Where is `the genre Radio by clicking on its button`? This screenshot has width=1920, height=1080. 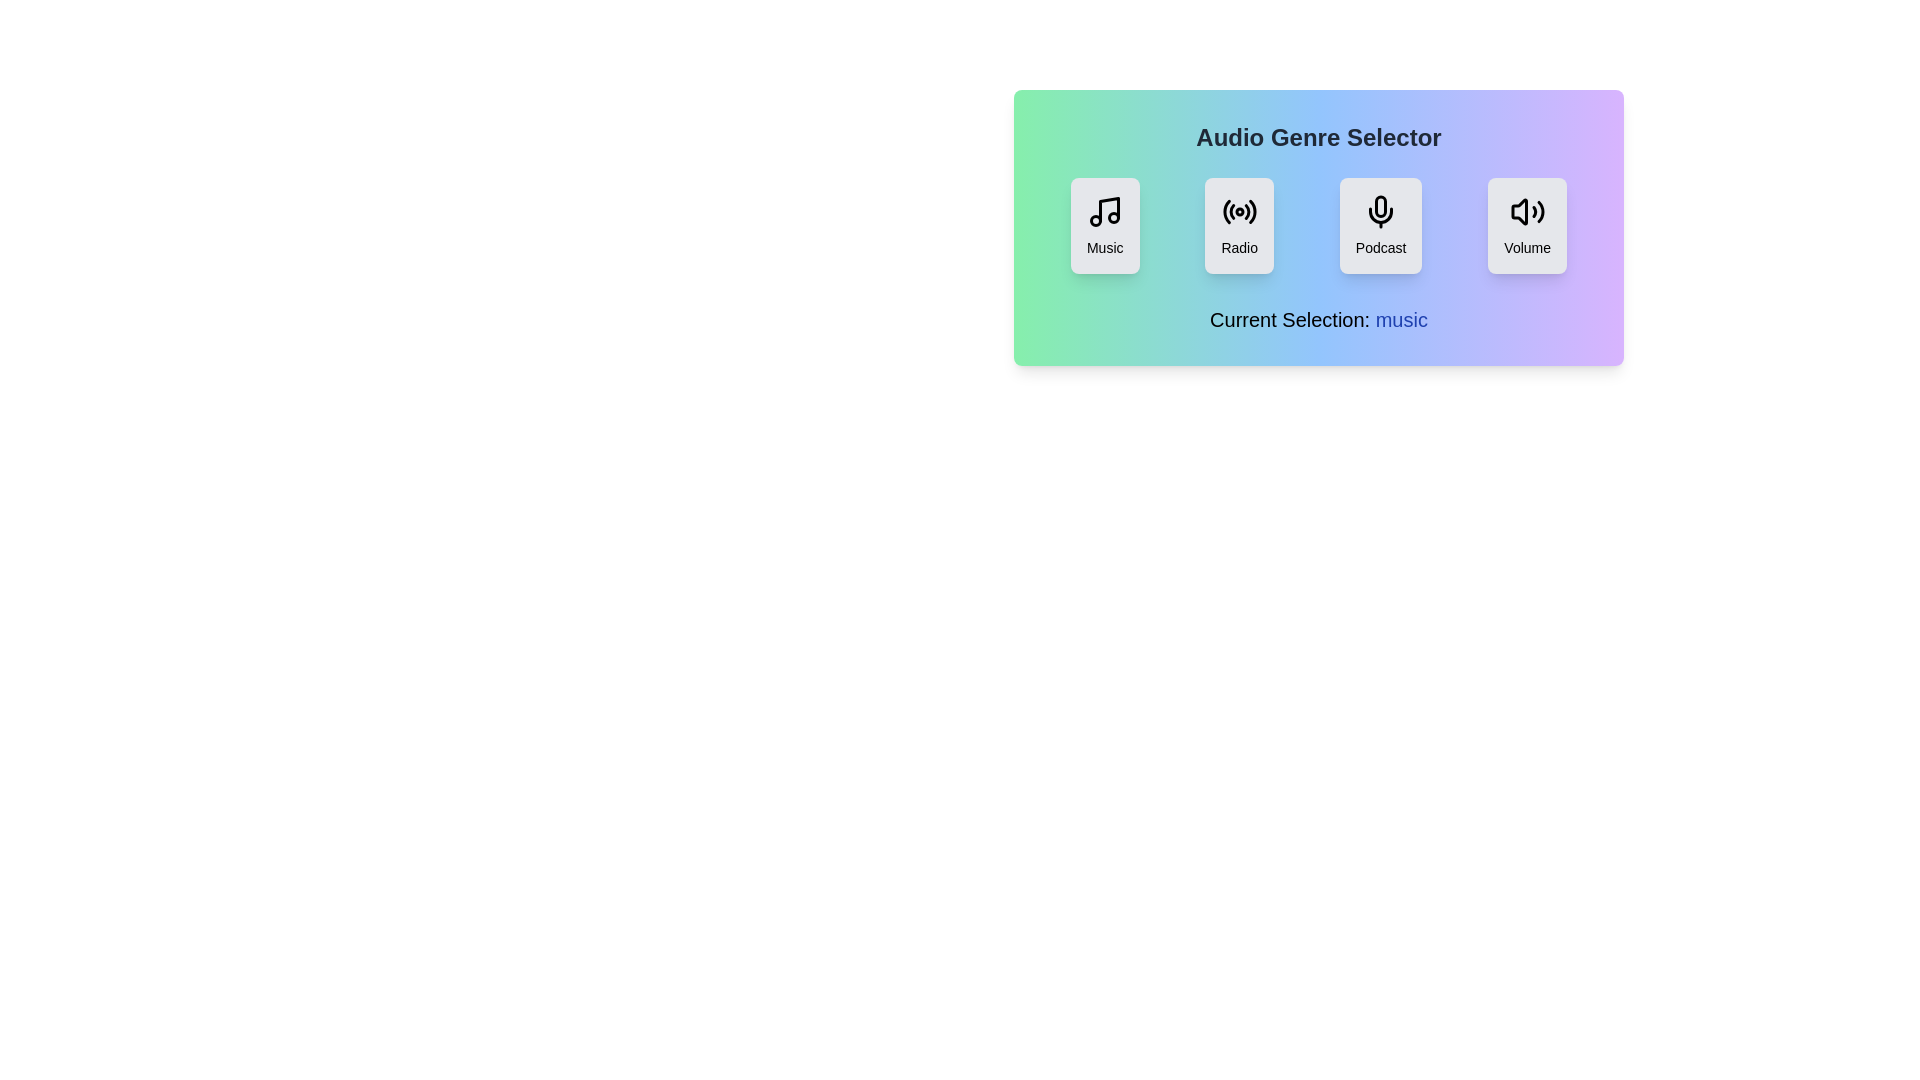
the genre Radio by clicking on its button is located at coordinates (1237, 225).